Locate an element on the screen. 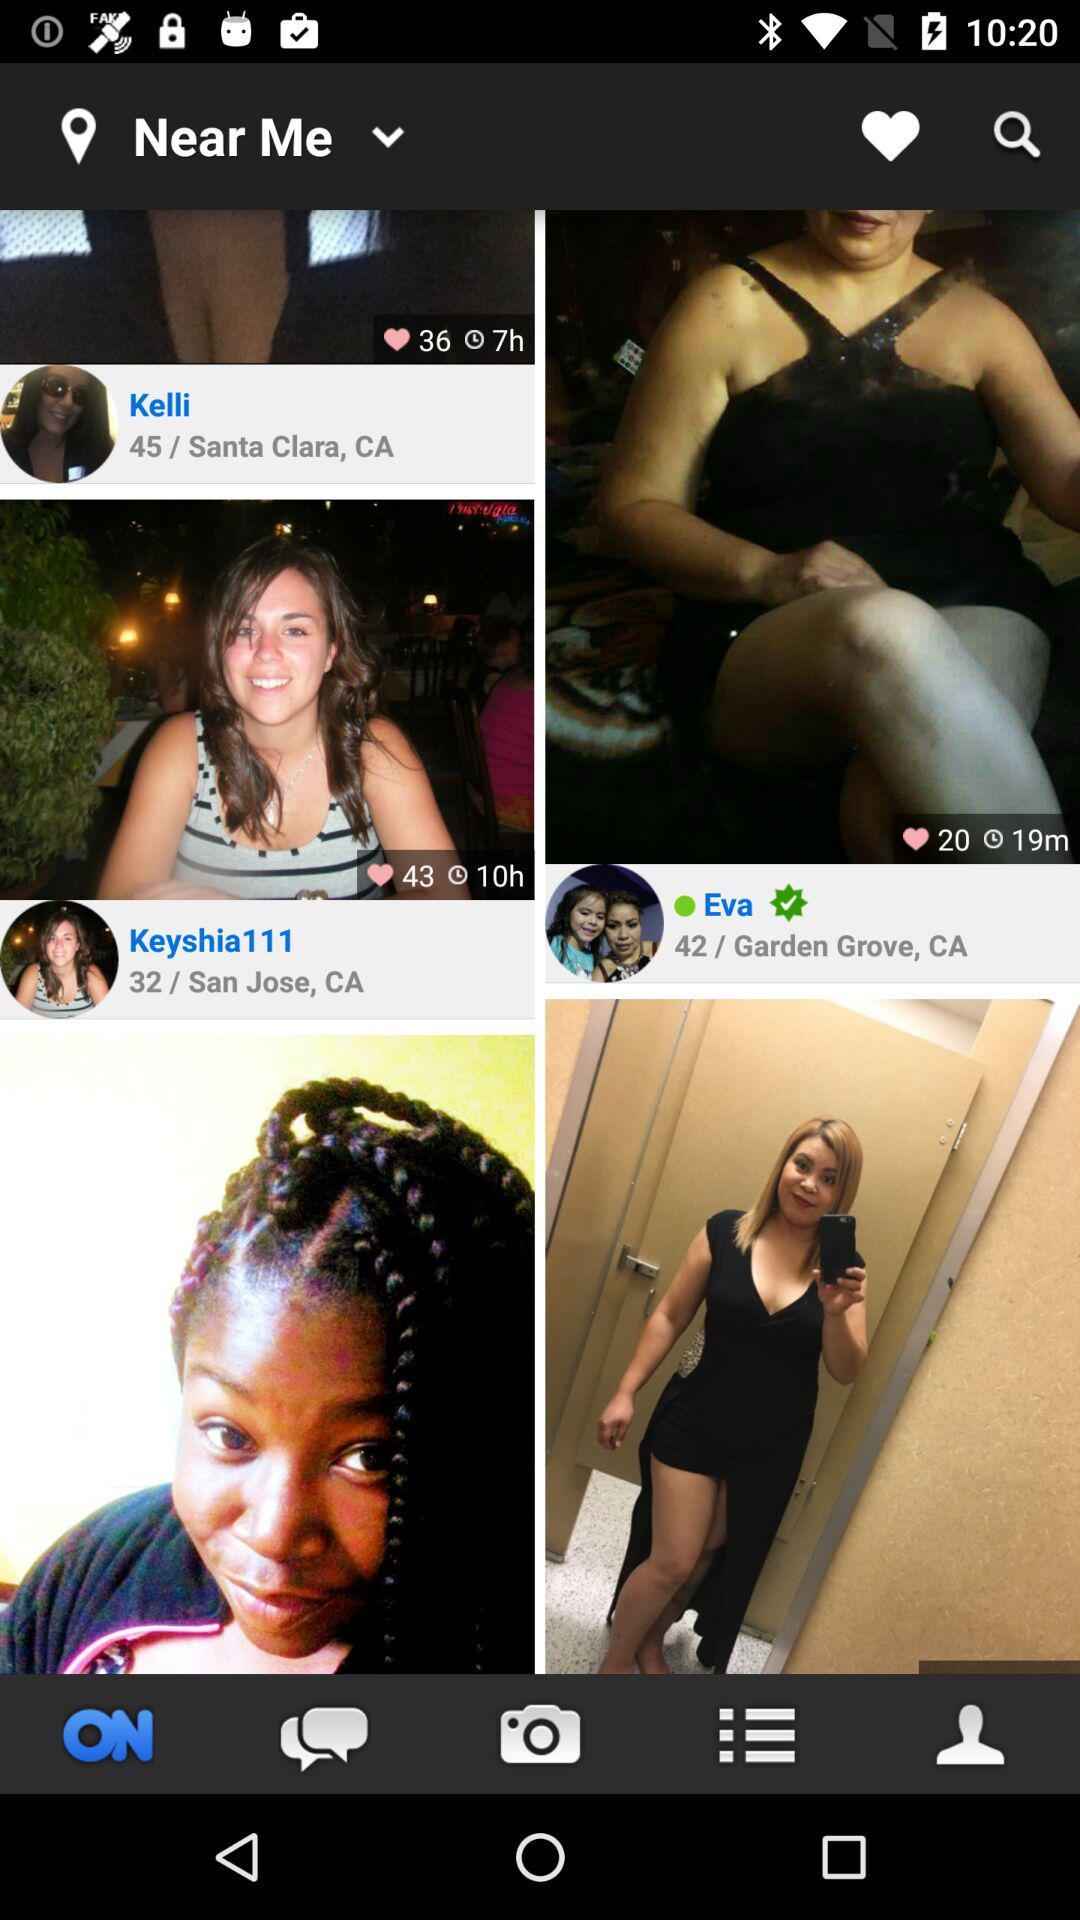 Image resolution: width=1080 pixels, height=1920 pixels. contact person is located at coordinates (971, 1733).